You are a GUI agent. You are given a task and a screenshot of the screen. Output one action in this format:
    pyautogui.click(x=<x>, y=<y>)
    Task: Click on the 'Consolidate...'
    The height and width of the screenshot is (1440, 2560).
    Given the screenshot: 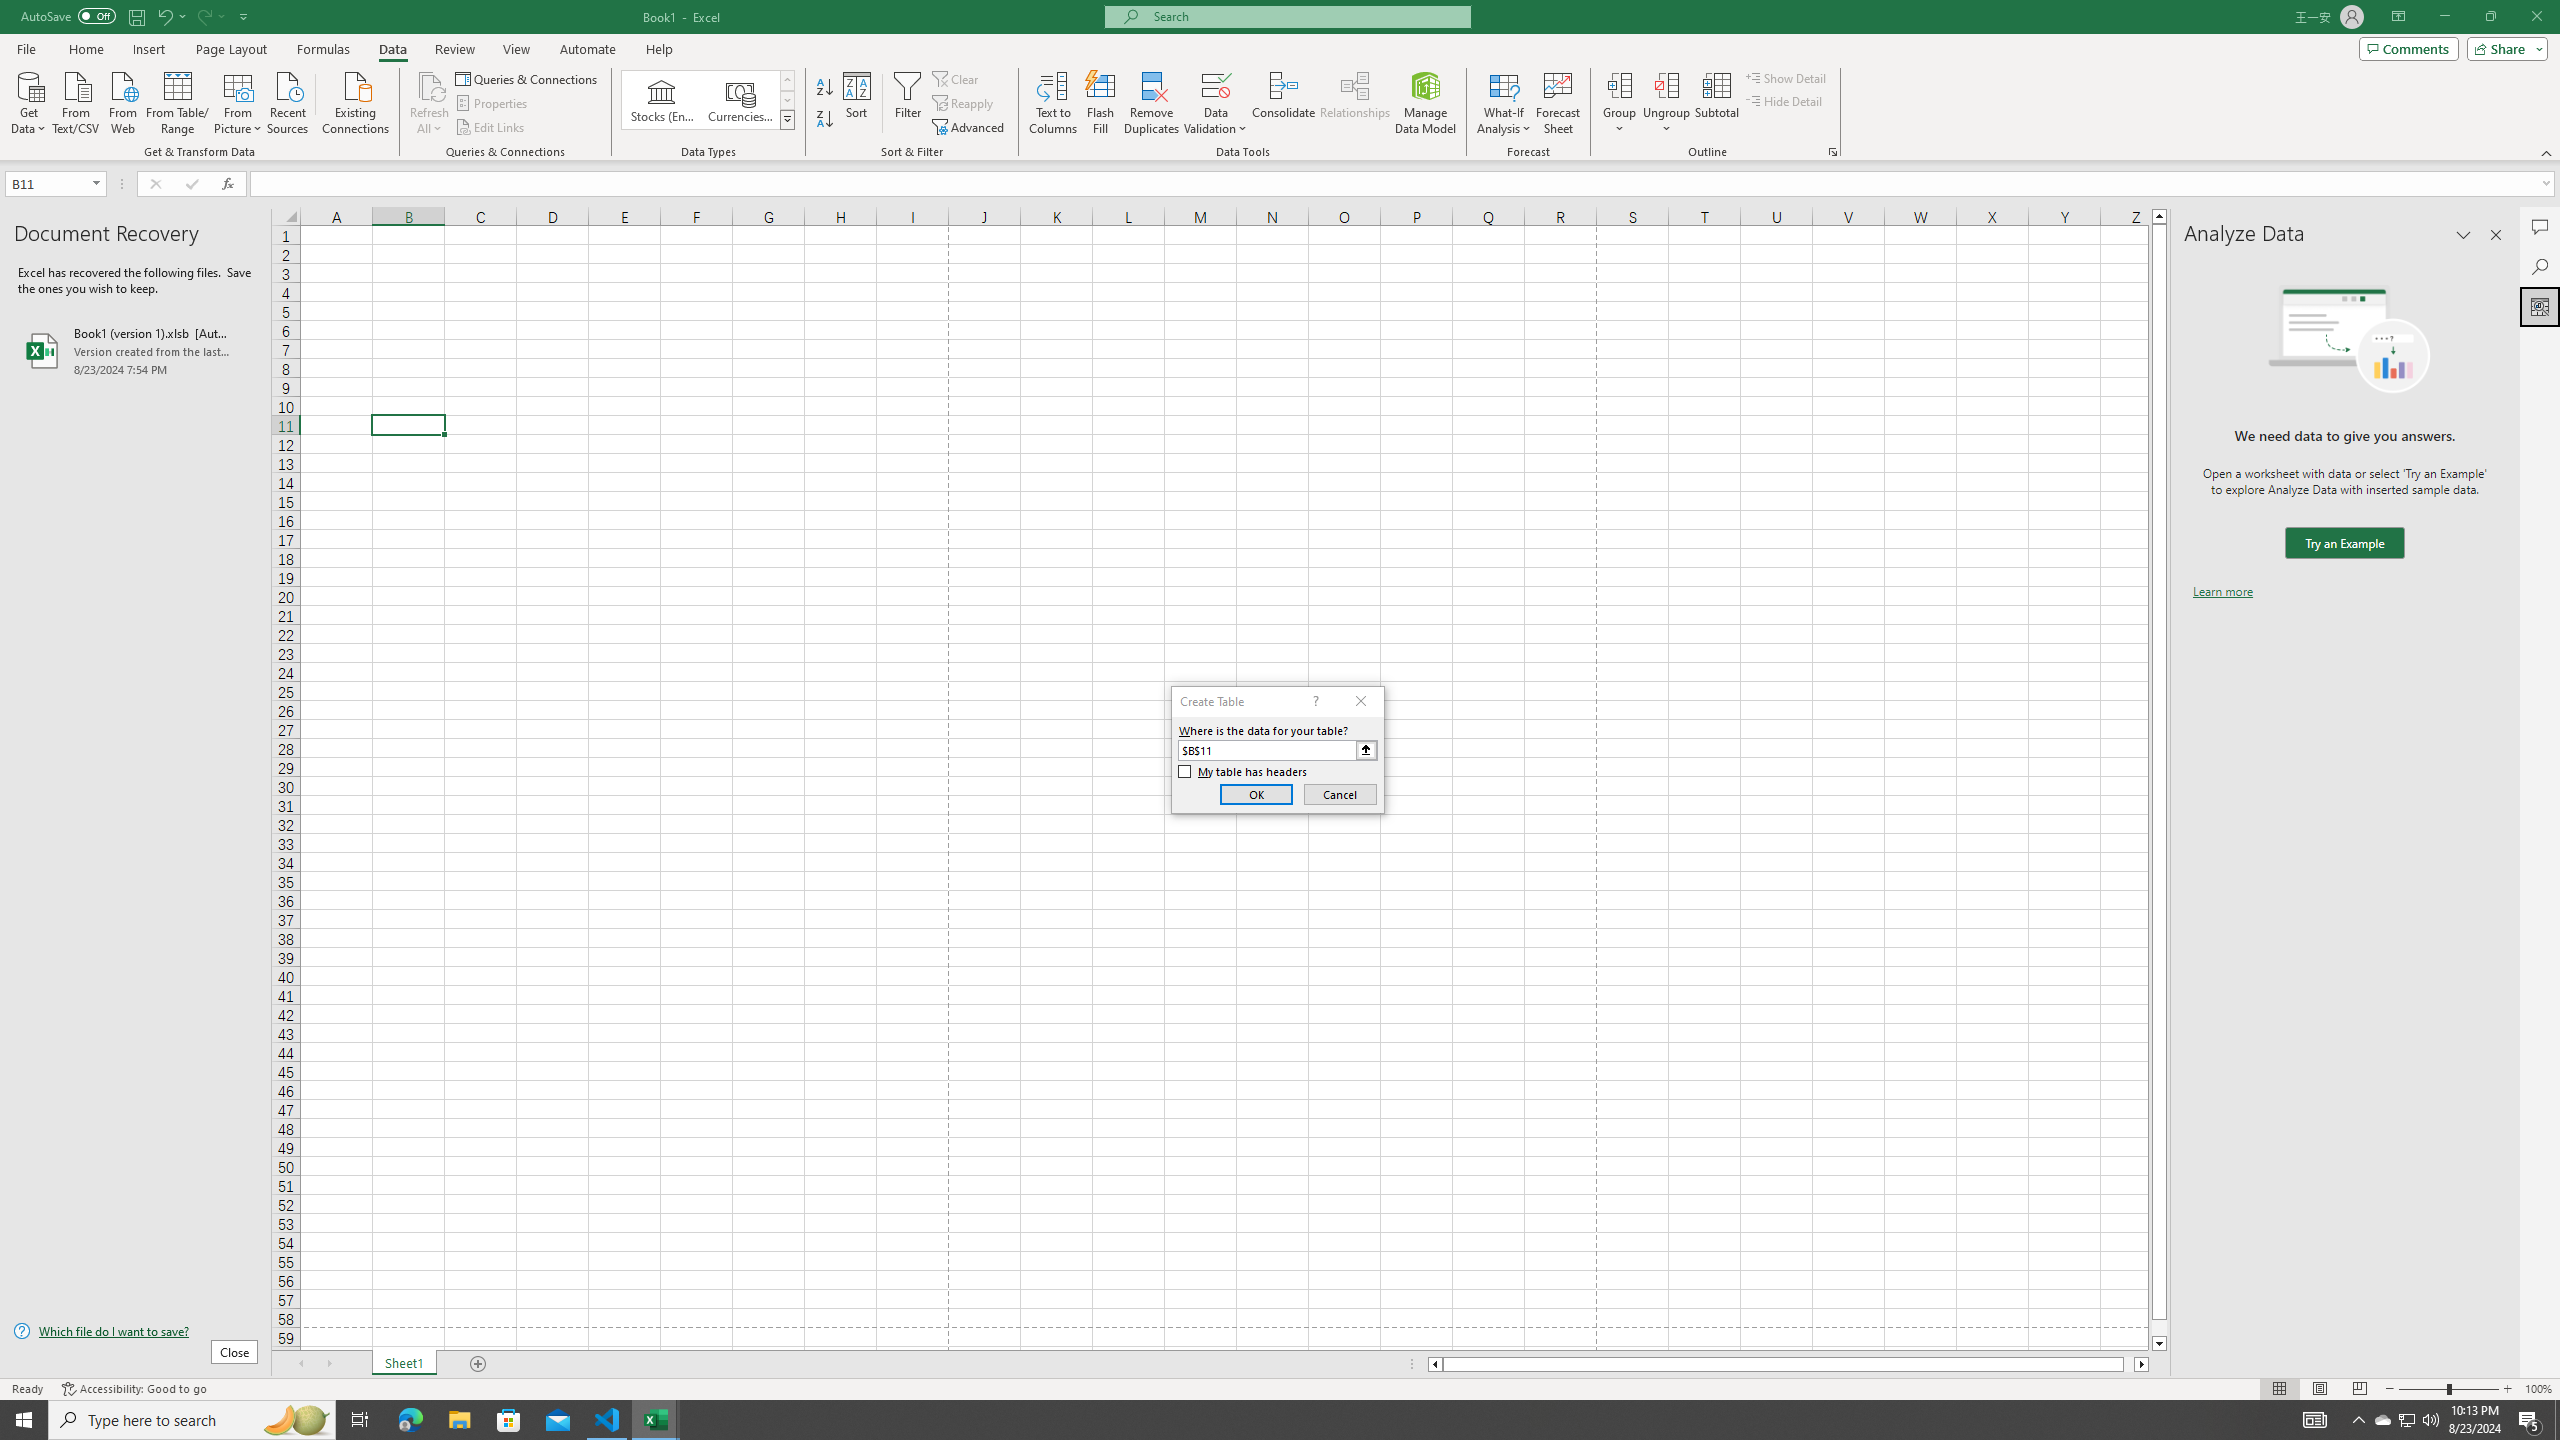 What is the action you would take?
    pyautogui.click(x=1283, y=103)
    